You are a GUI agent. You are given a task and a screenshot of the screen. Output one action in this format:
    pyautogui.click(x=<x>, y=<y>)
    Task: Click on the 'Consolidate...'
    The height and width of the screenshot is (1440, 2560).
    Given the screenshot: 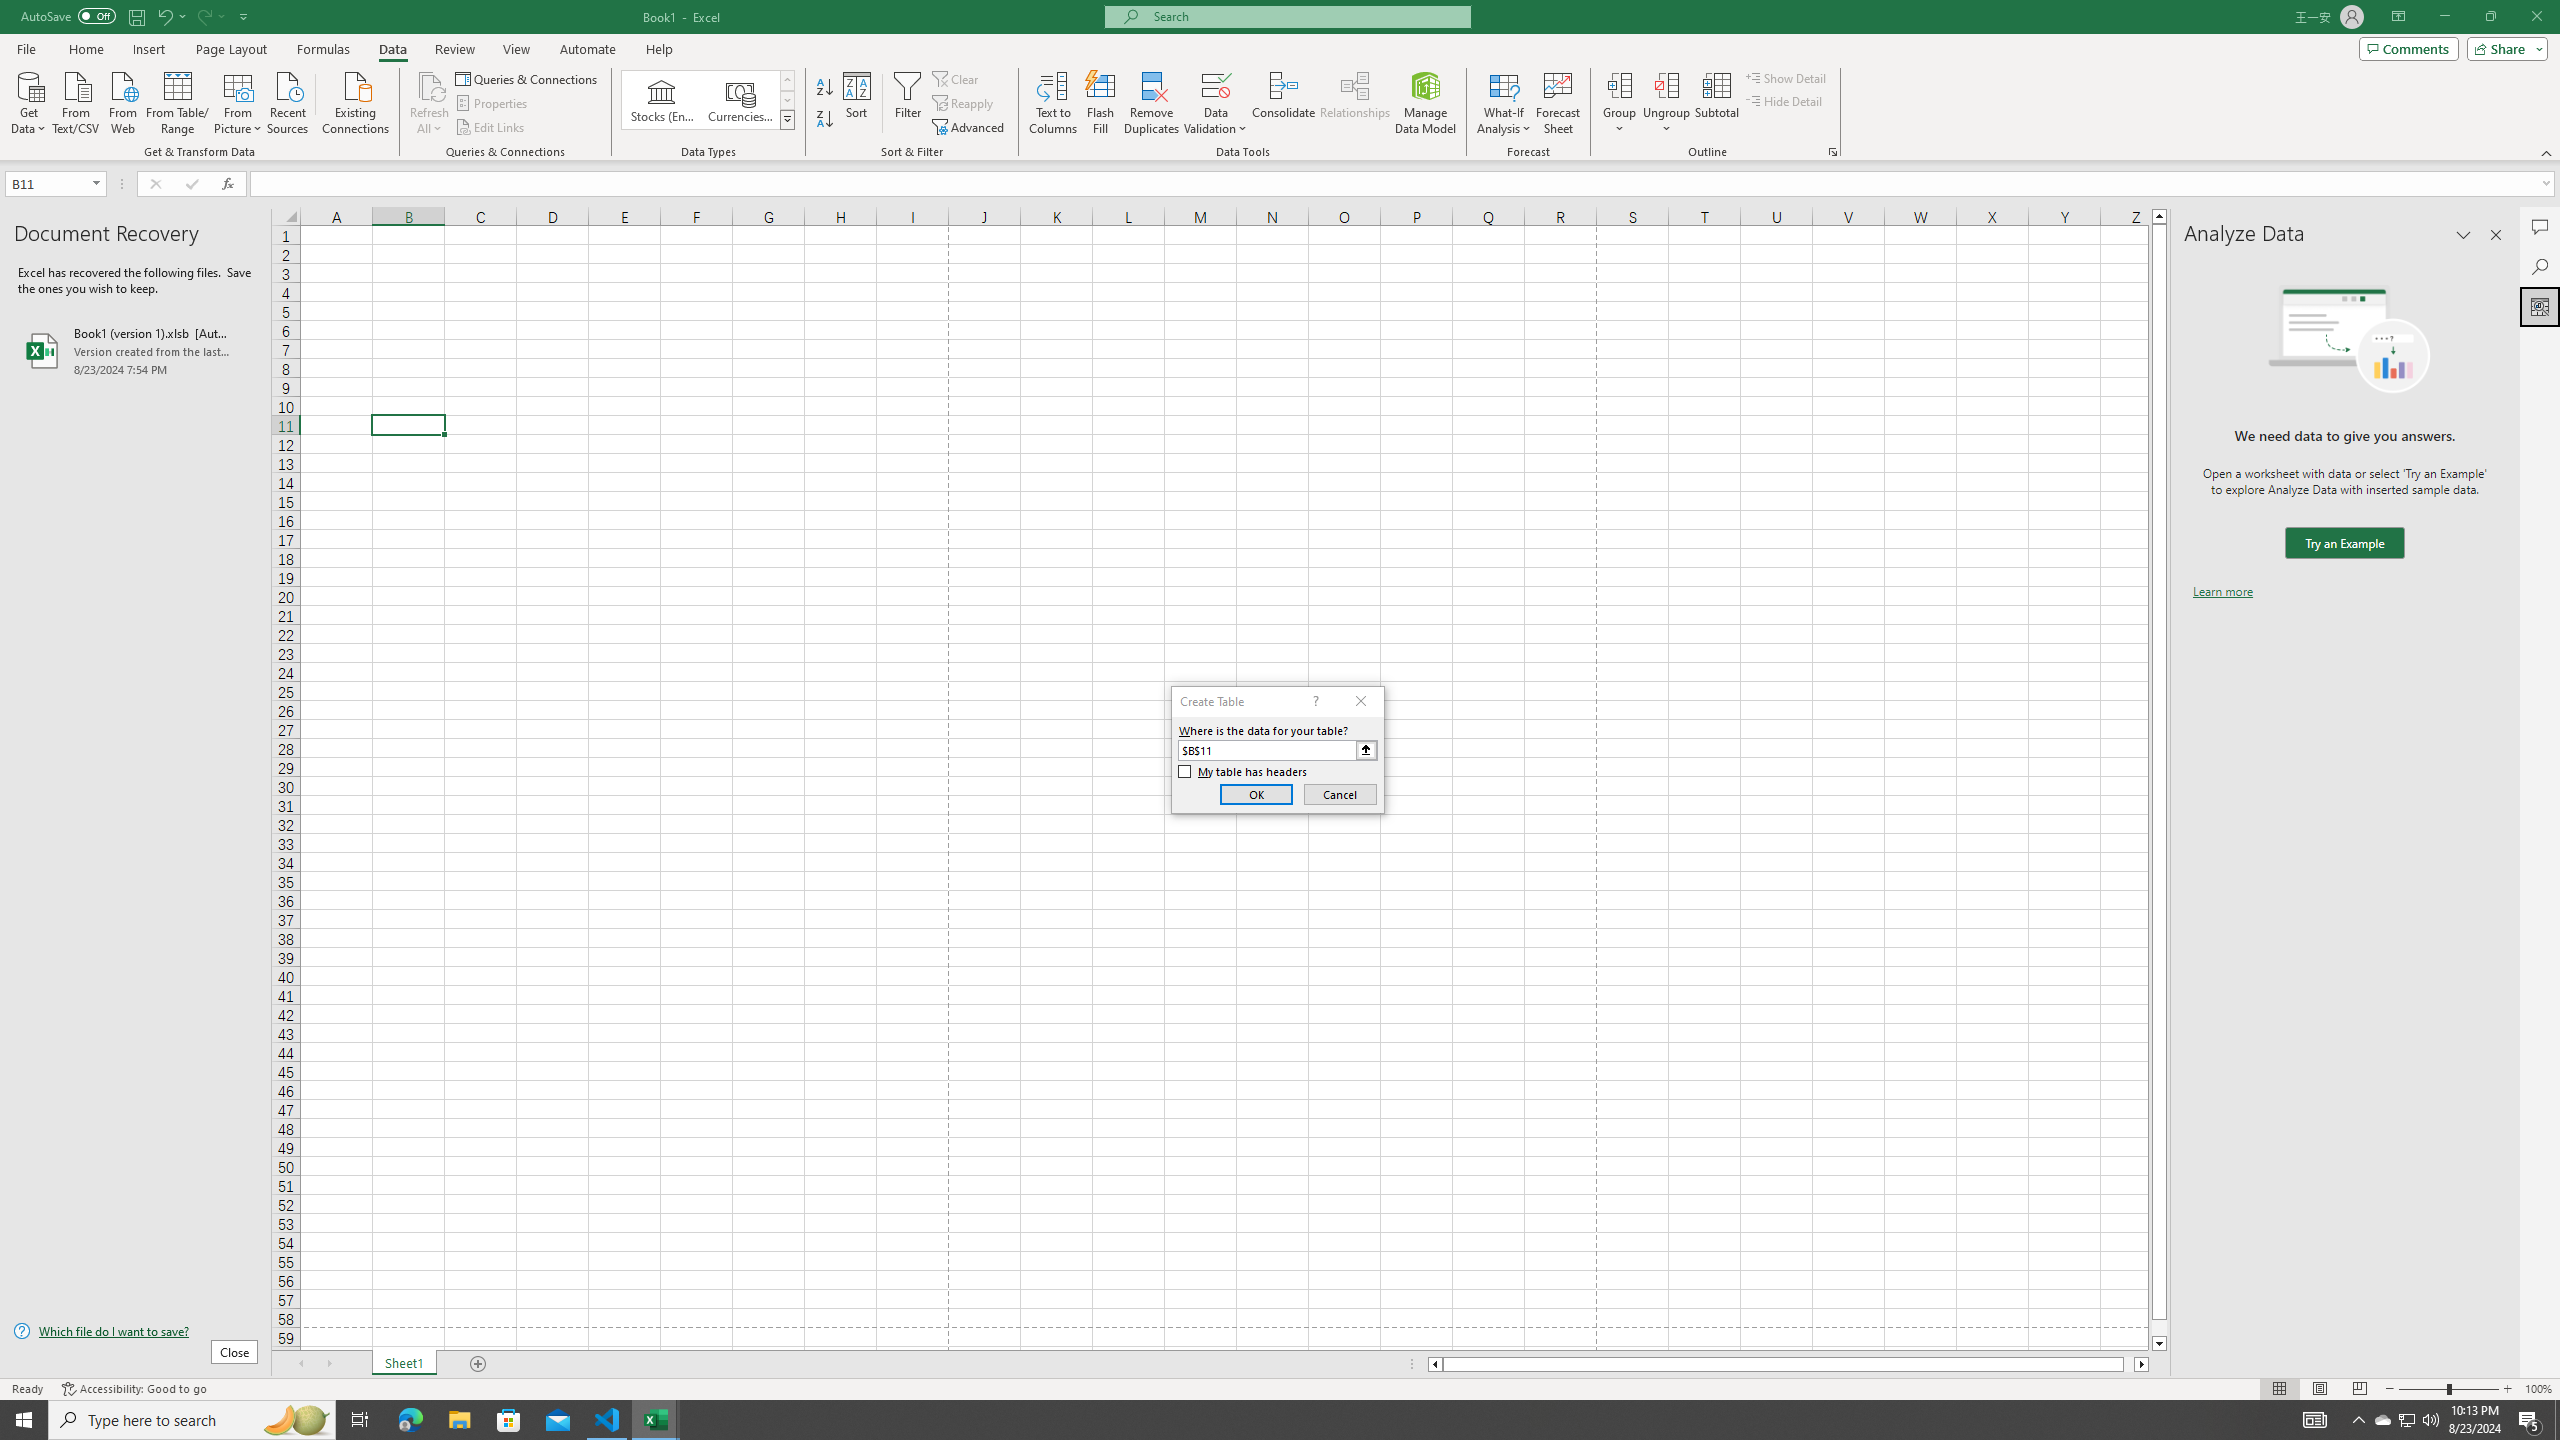 What is the action you would take?
    pyautogui.click(x=1283, y=103)
    